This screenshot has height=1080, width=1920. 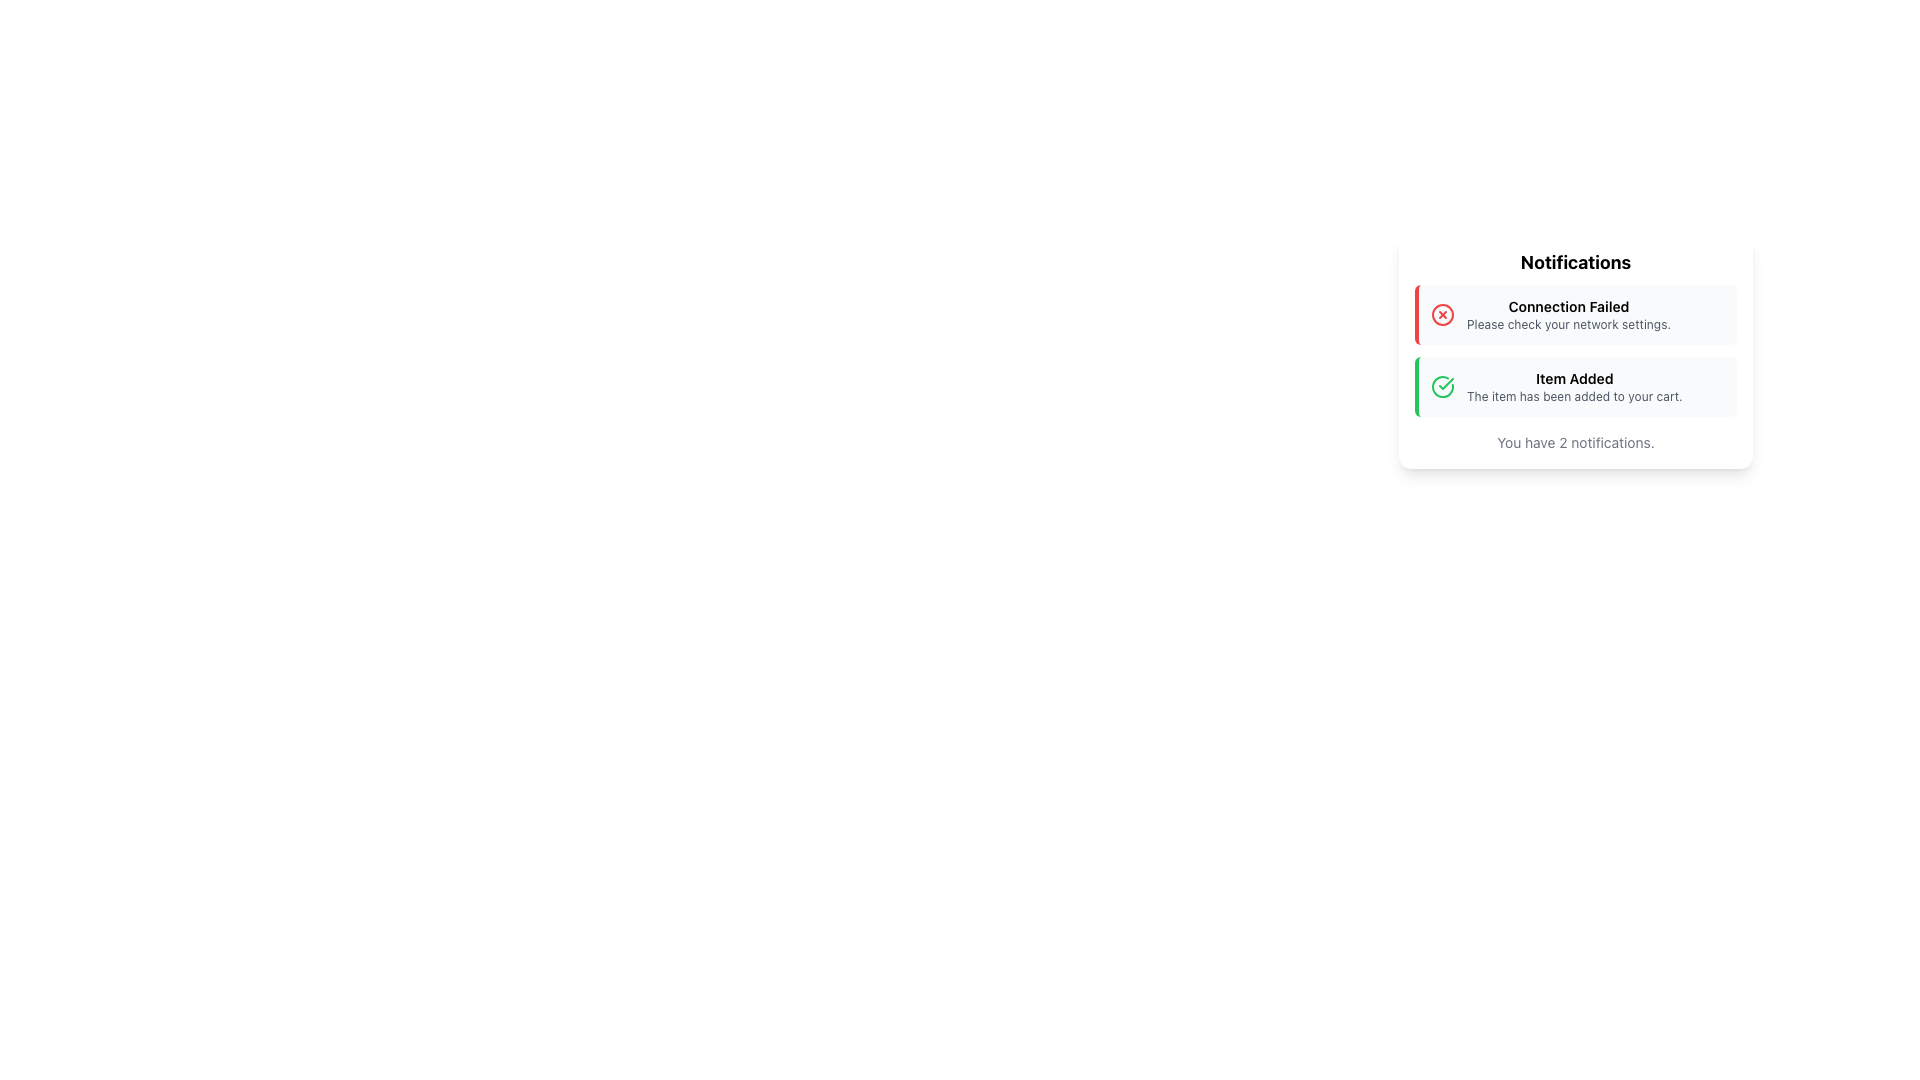 What do you see at coordinates (1577, 315) in the screenshot?
I see `the Notification Message that displays a failed network connection warning, which is the first entry in the notification list with a light-gray background and a red accent line` at bounding box center [1577, 315].